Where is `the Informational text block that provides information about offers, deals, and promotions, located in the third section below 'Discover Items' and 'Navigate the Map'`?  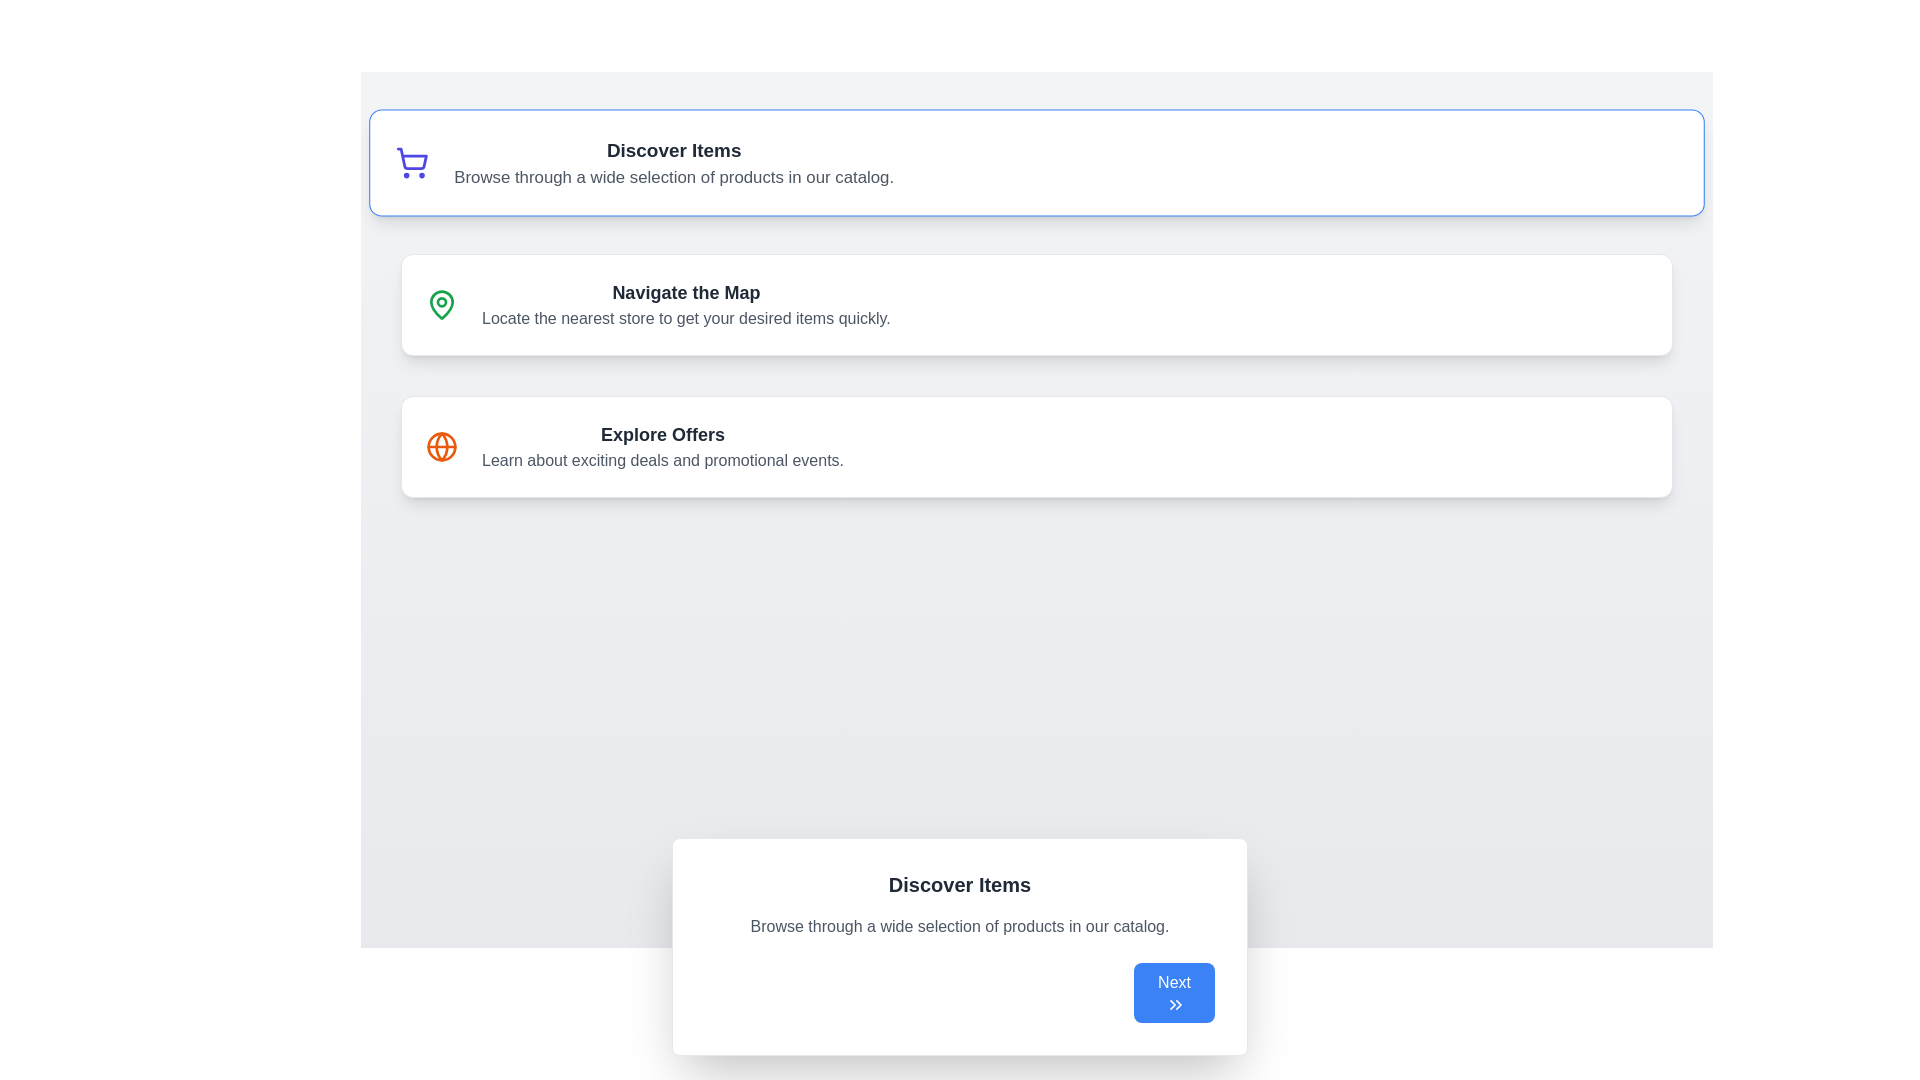 the Informational text block that provides information about offers, deals, and promotions, located in the third section below 'Discover Items' and 'Navigate the Map' is located at coordinates (662, 446).